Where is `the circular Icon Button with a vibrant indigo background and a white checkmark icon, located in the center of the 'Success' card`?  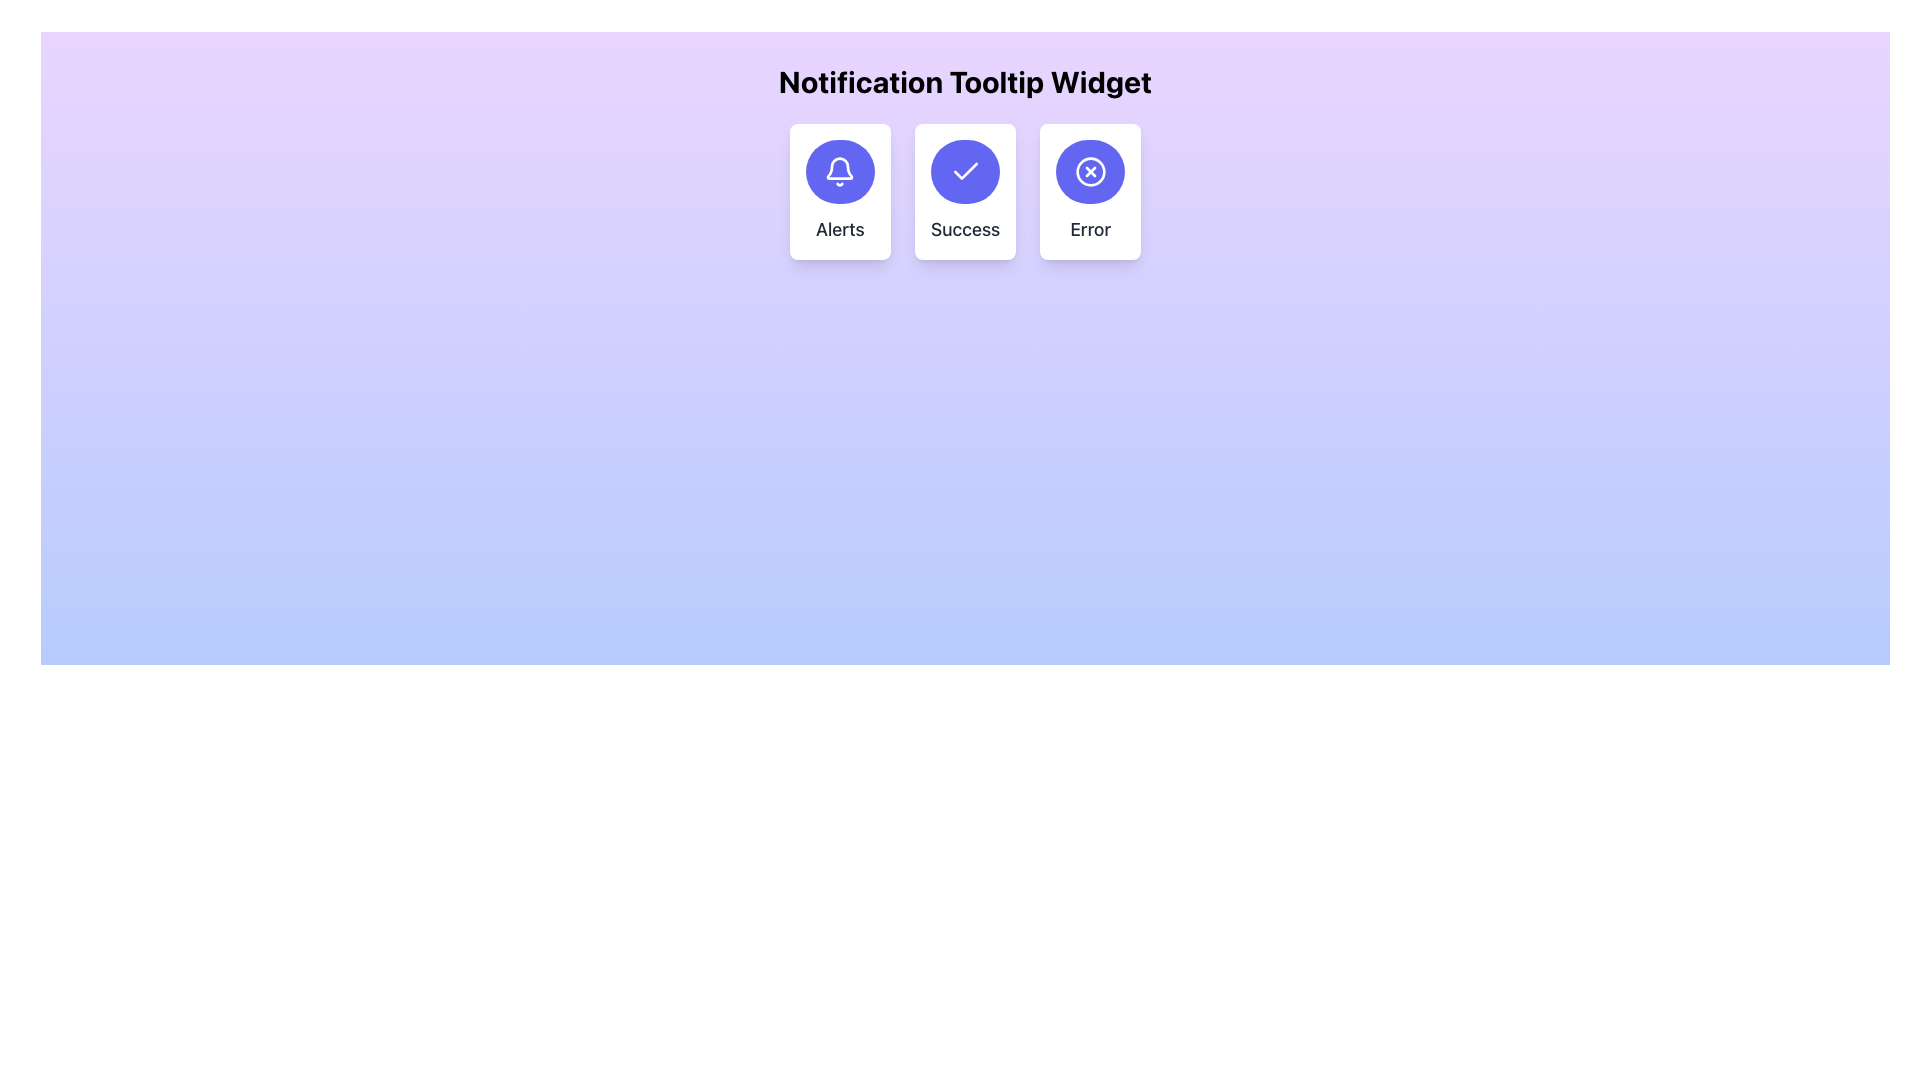 the circular Icon Button with a vibrant indigo background and a white checkmark icon, located in the center of the 'Success' card is located at coordinates (965, 171).